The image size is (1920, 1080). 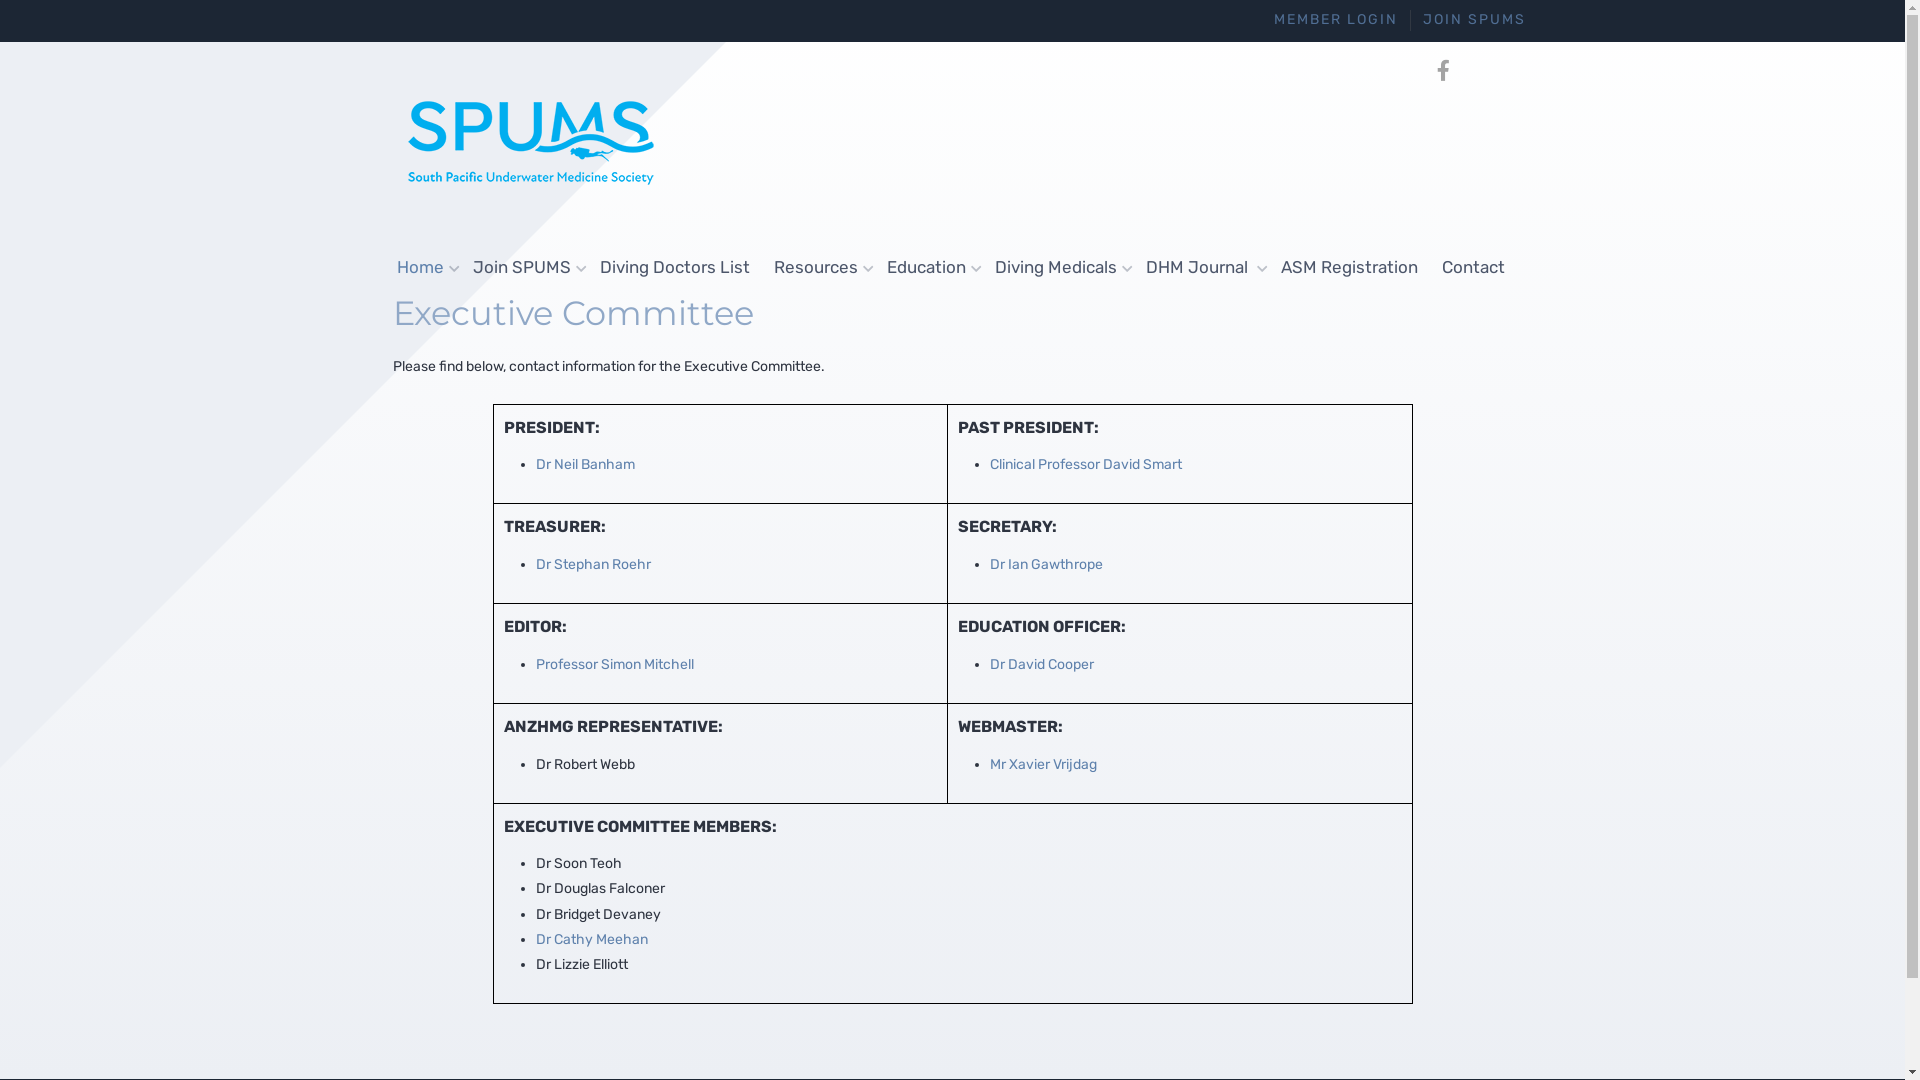 I want to click on 'Resources', so click(x=818, y=266).